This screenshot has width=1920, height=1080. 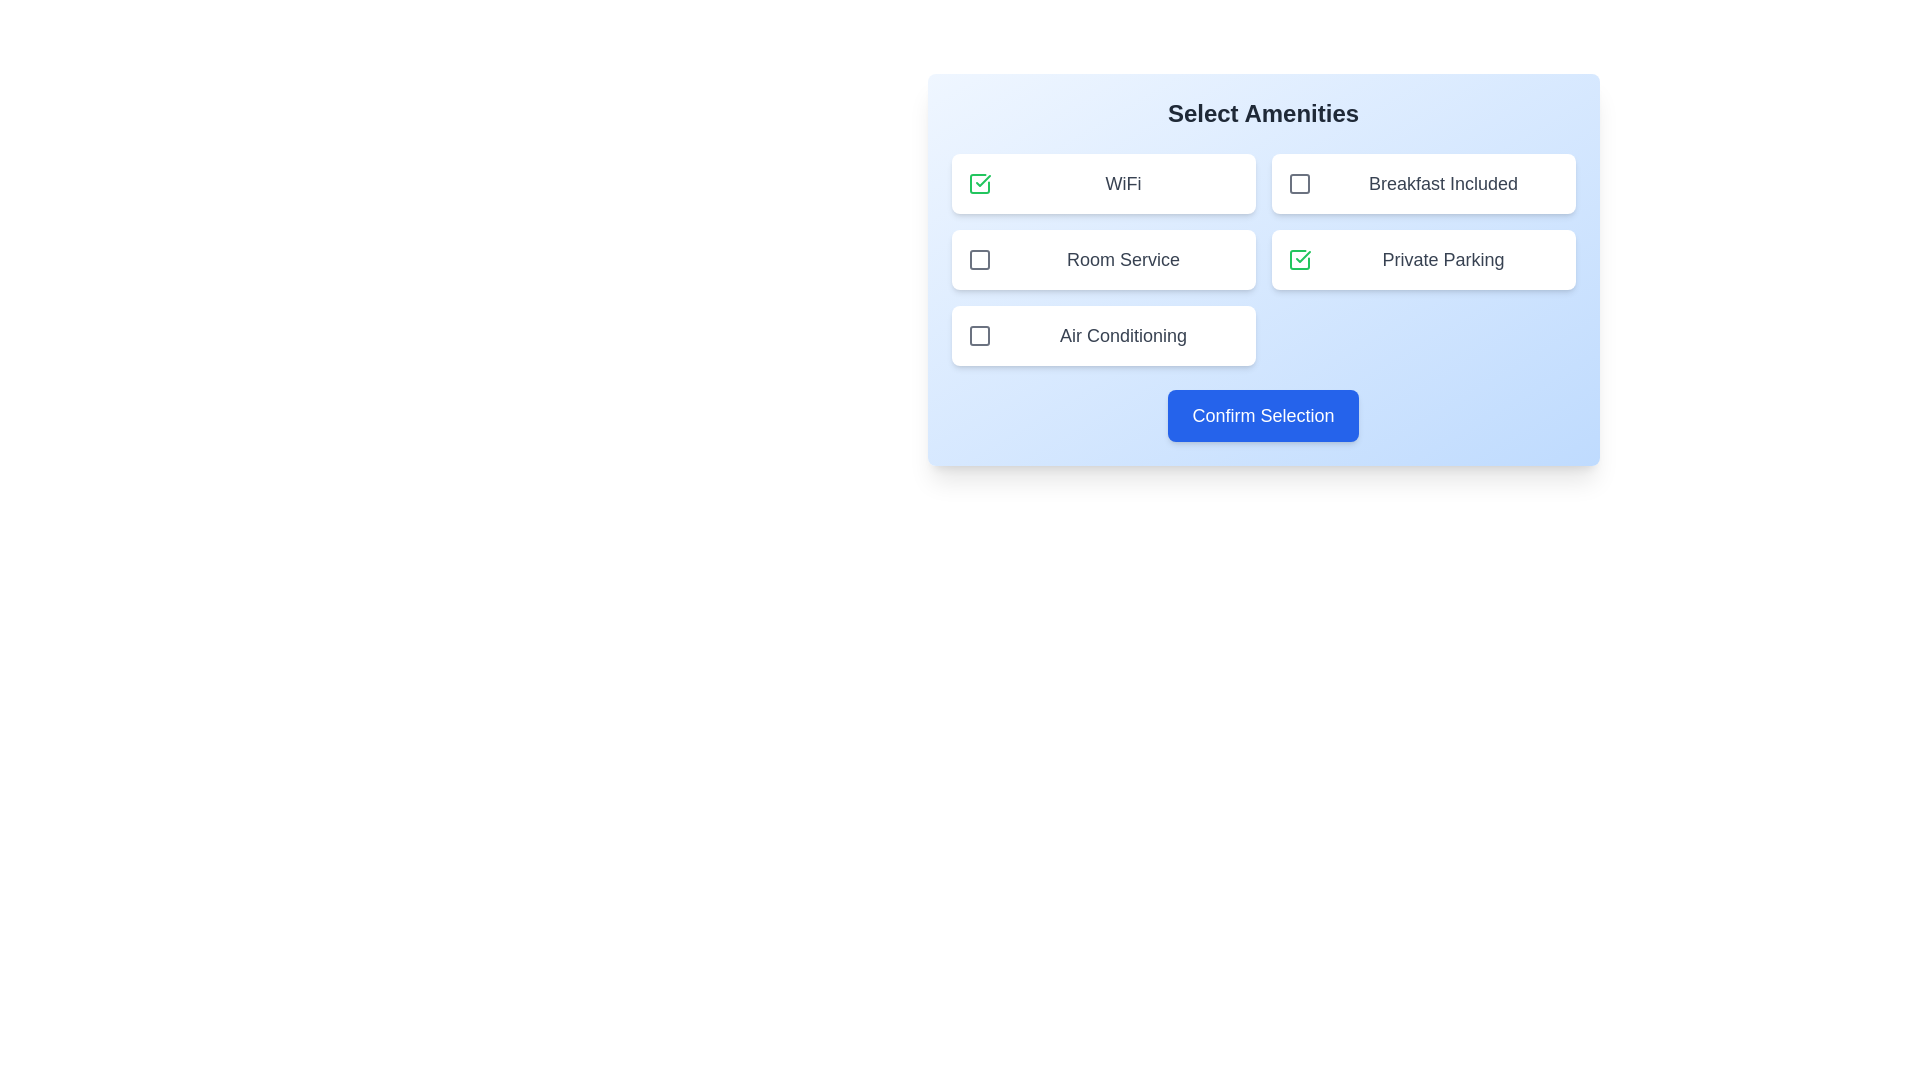 I want to click on the checkbox labeled 'Room Service', so click(x=979, y=258).